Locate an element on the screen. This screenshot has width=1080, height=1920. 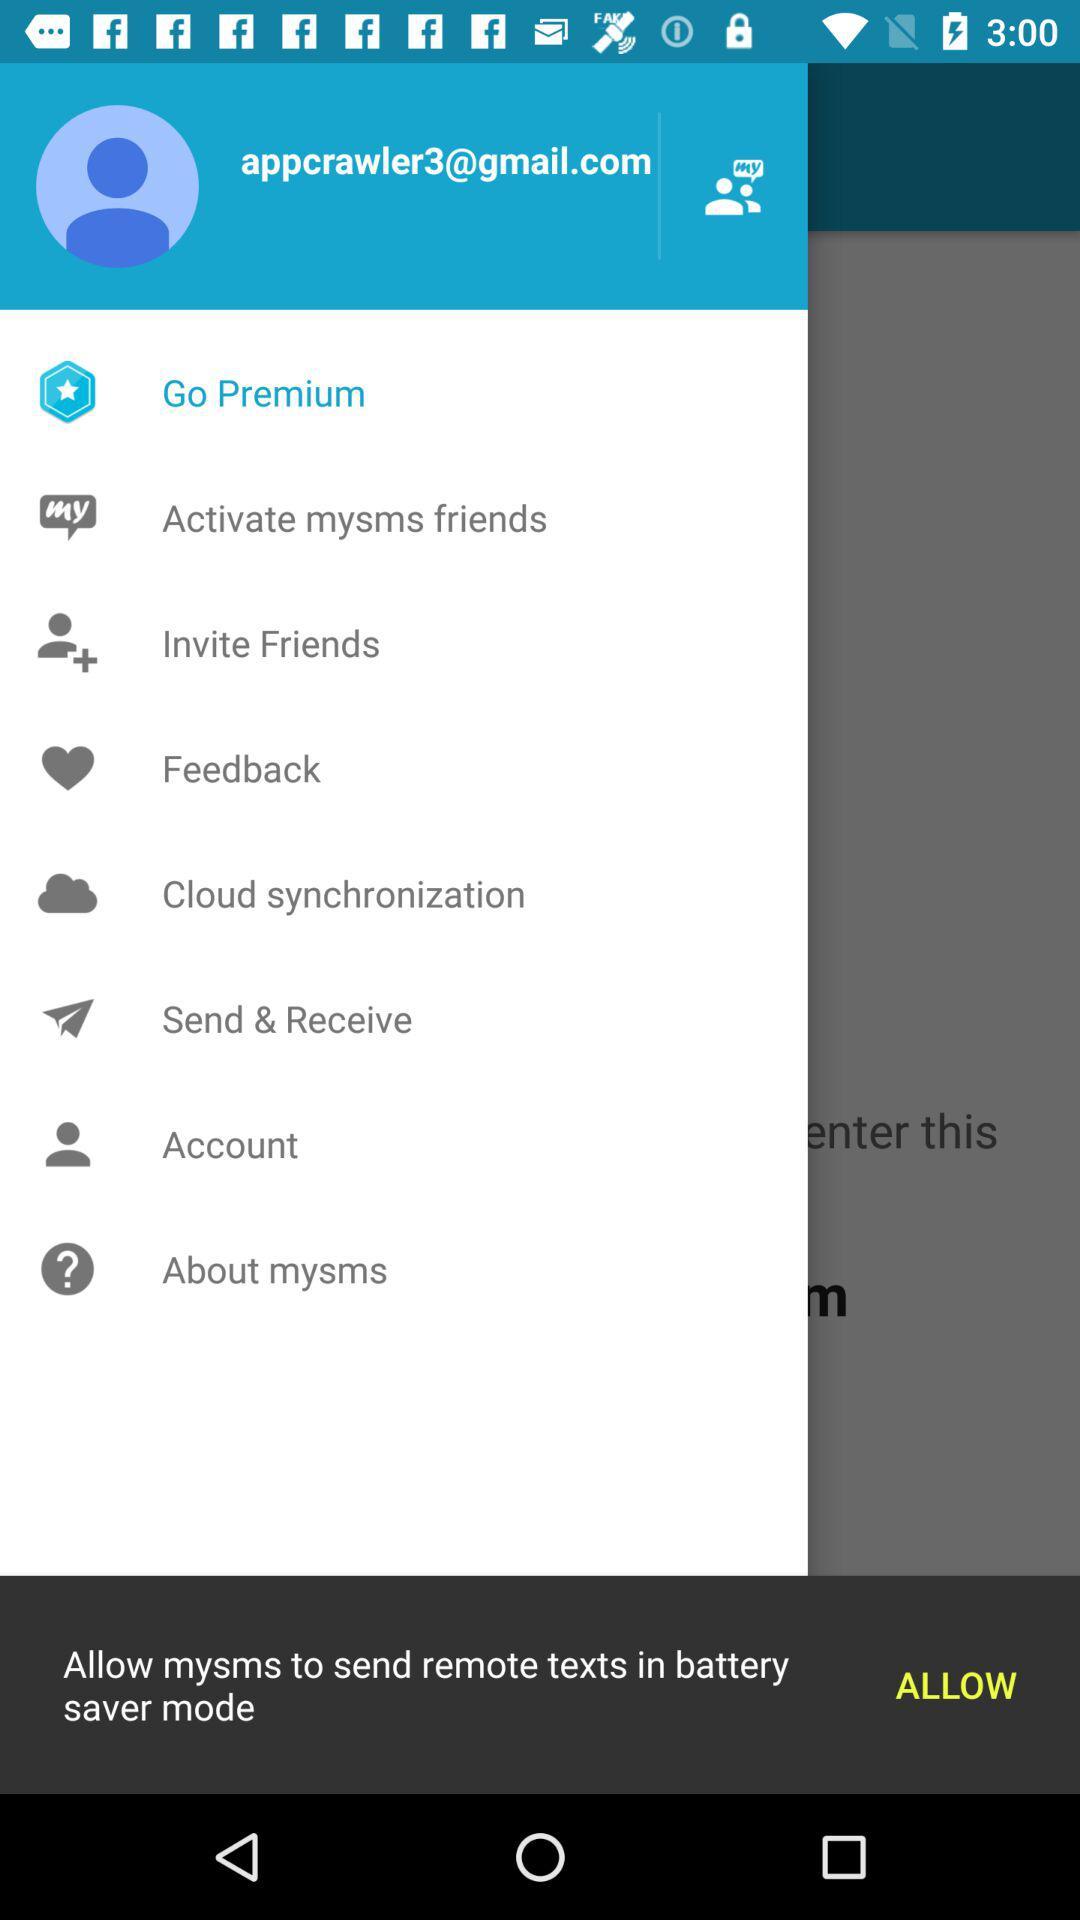
the user icon is located at coordinates (123, 186).